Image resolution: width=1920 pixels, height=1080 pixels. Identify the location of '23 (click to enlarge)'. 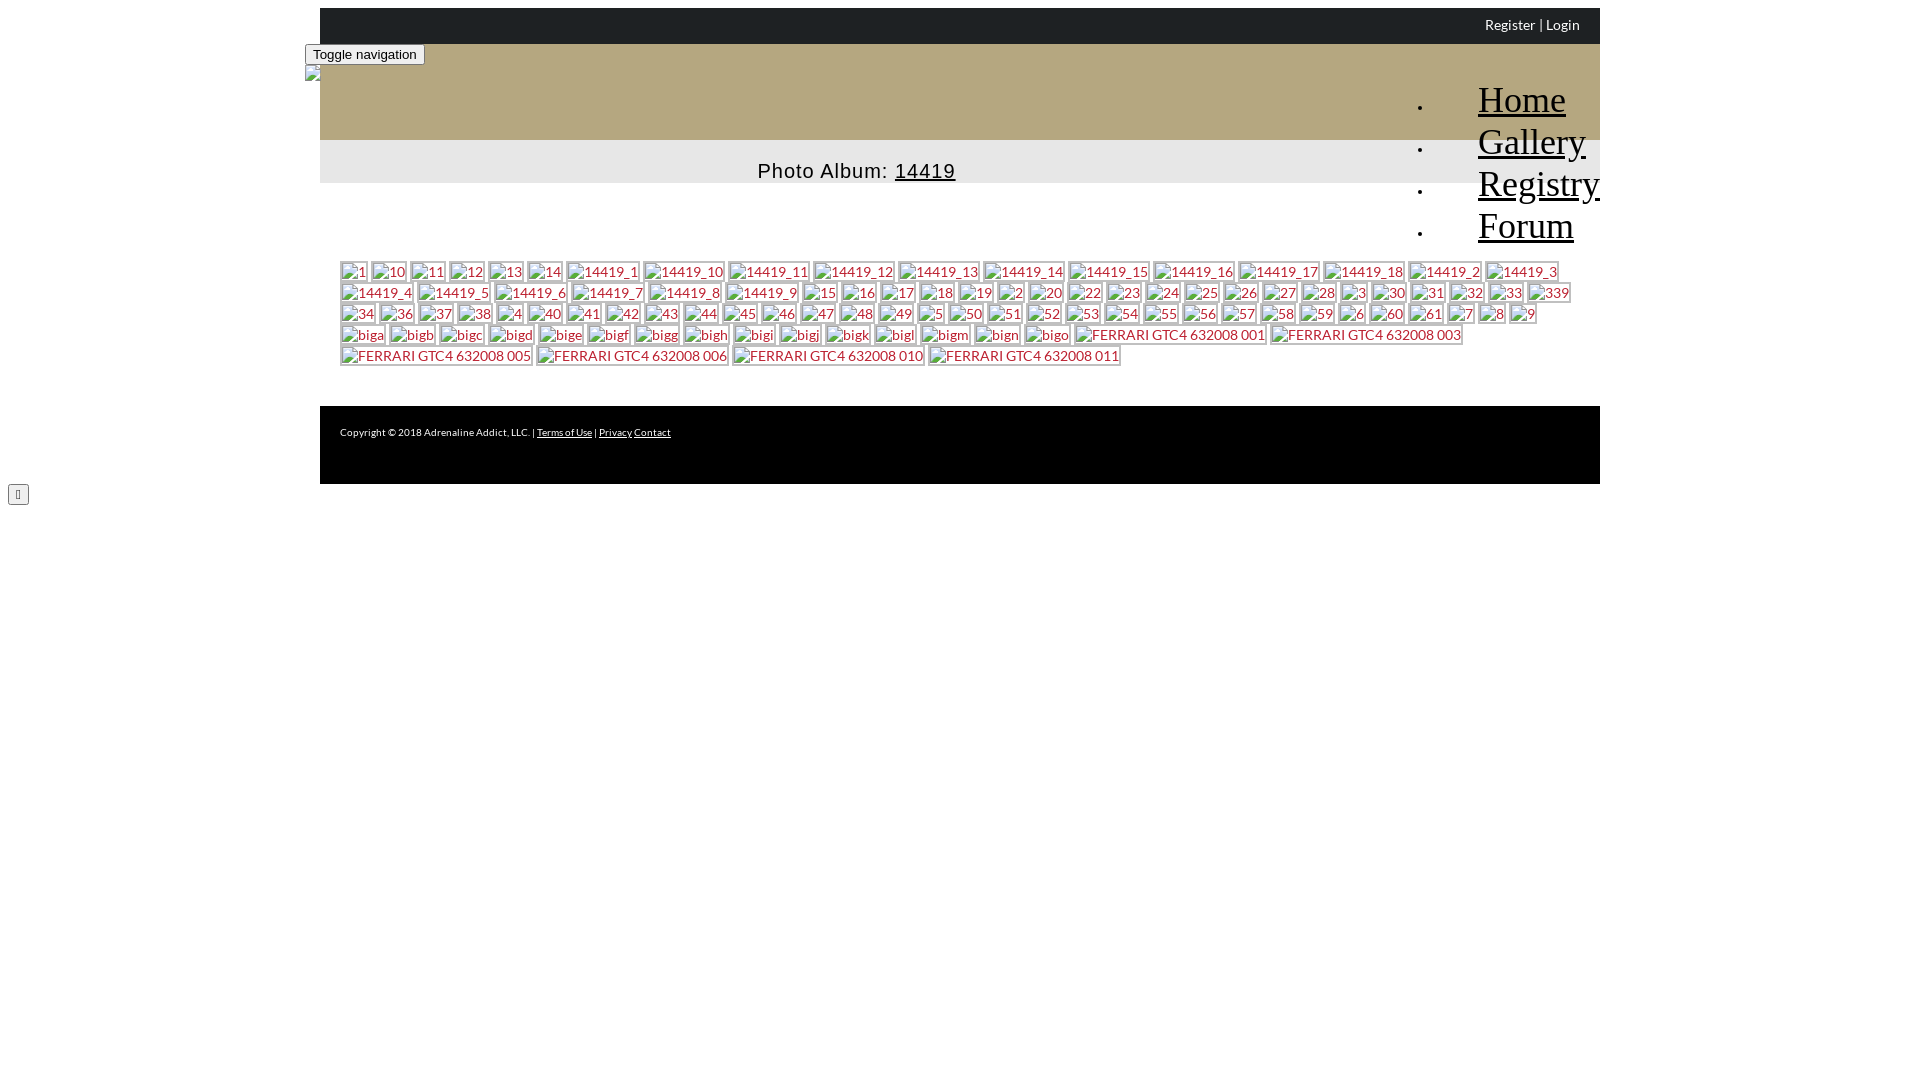
(1123, 292).